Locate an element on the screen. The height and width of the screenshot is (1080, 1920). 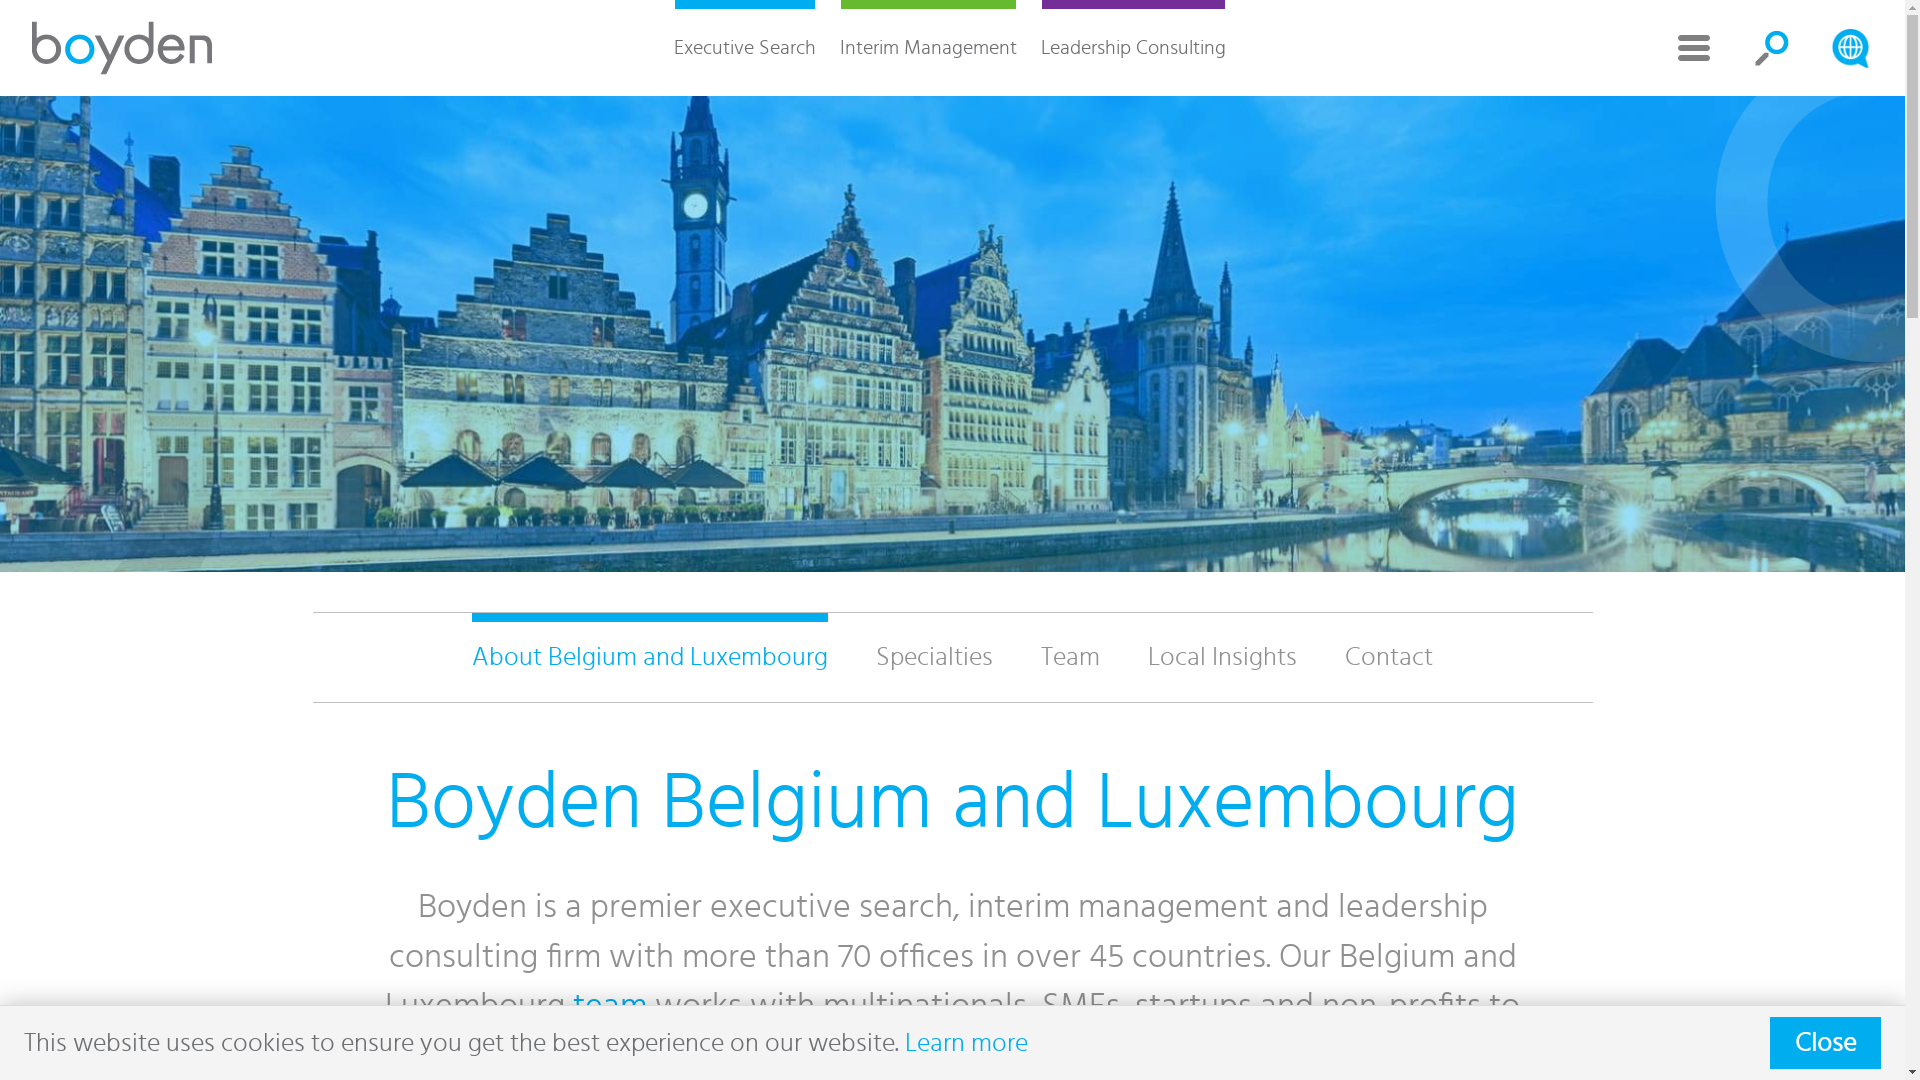
'More' is located at coordinates (1693, 46).